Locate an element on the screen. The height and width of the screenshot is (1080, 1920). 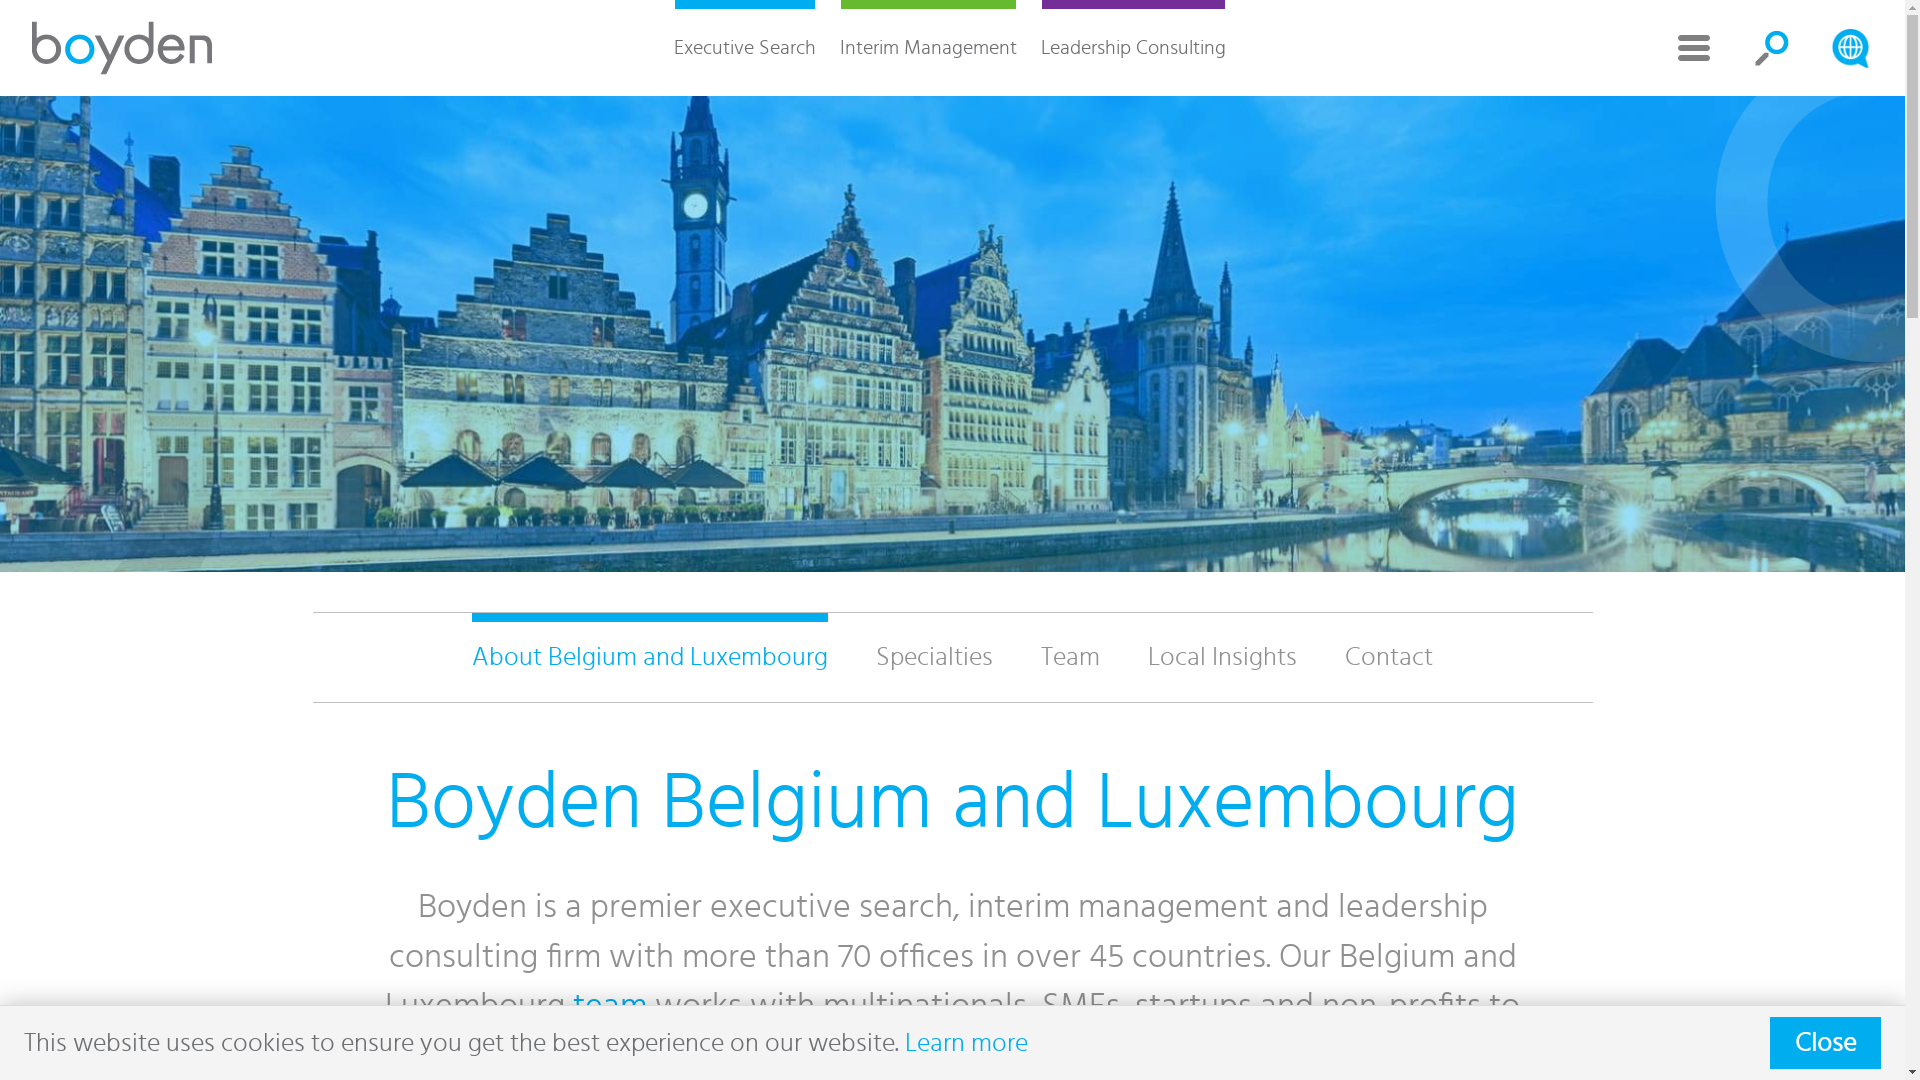
'More' is located at coordinates (1693, 46).